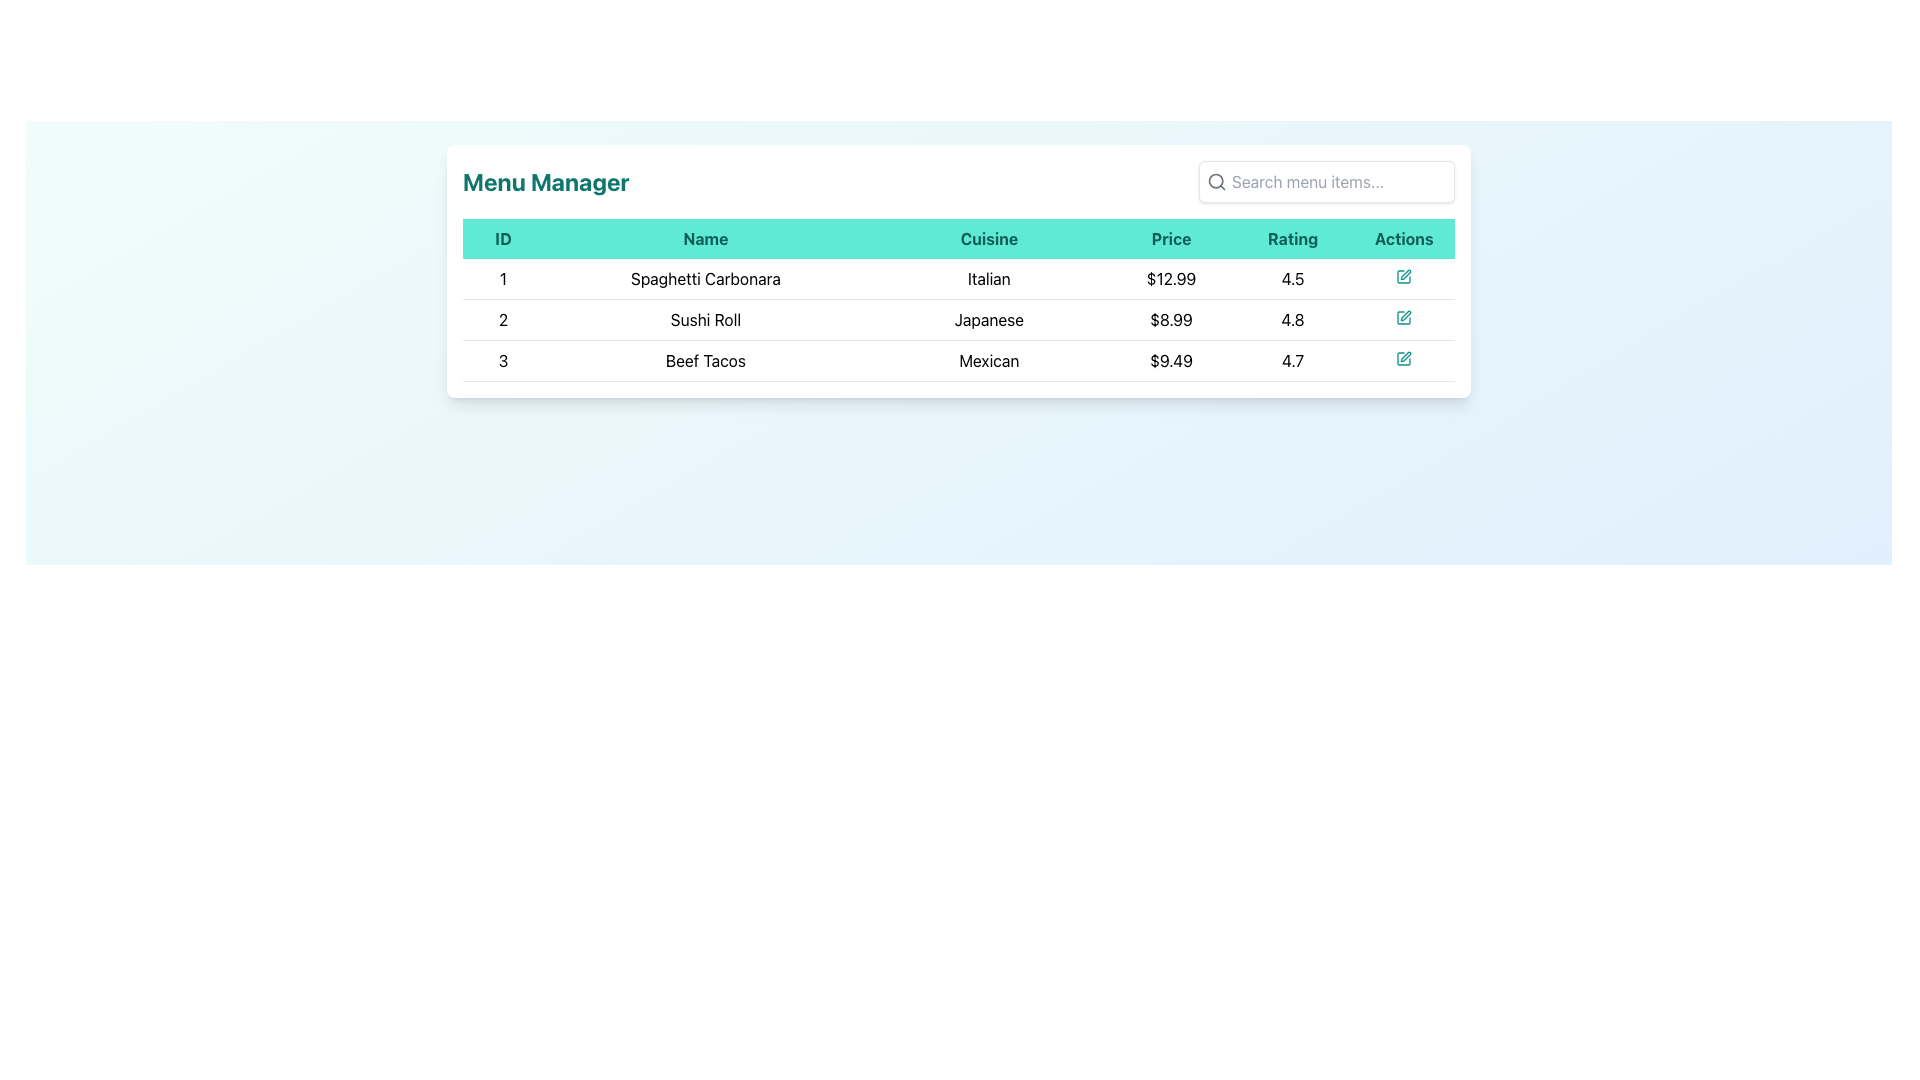  Describe the element at coordinates (1403, 316) in the screenshot. I see `the editing tool button for the menu item 'Sushi Roll' located in the second row of the 'Actions' column` at that location.